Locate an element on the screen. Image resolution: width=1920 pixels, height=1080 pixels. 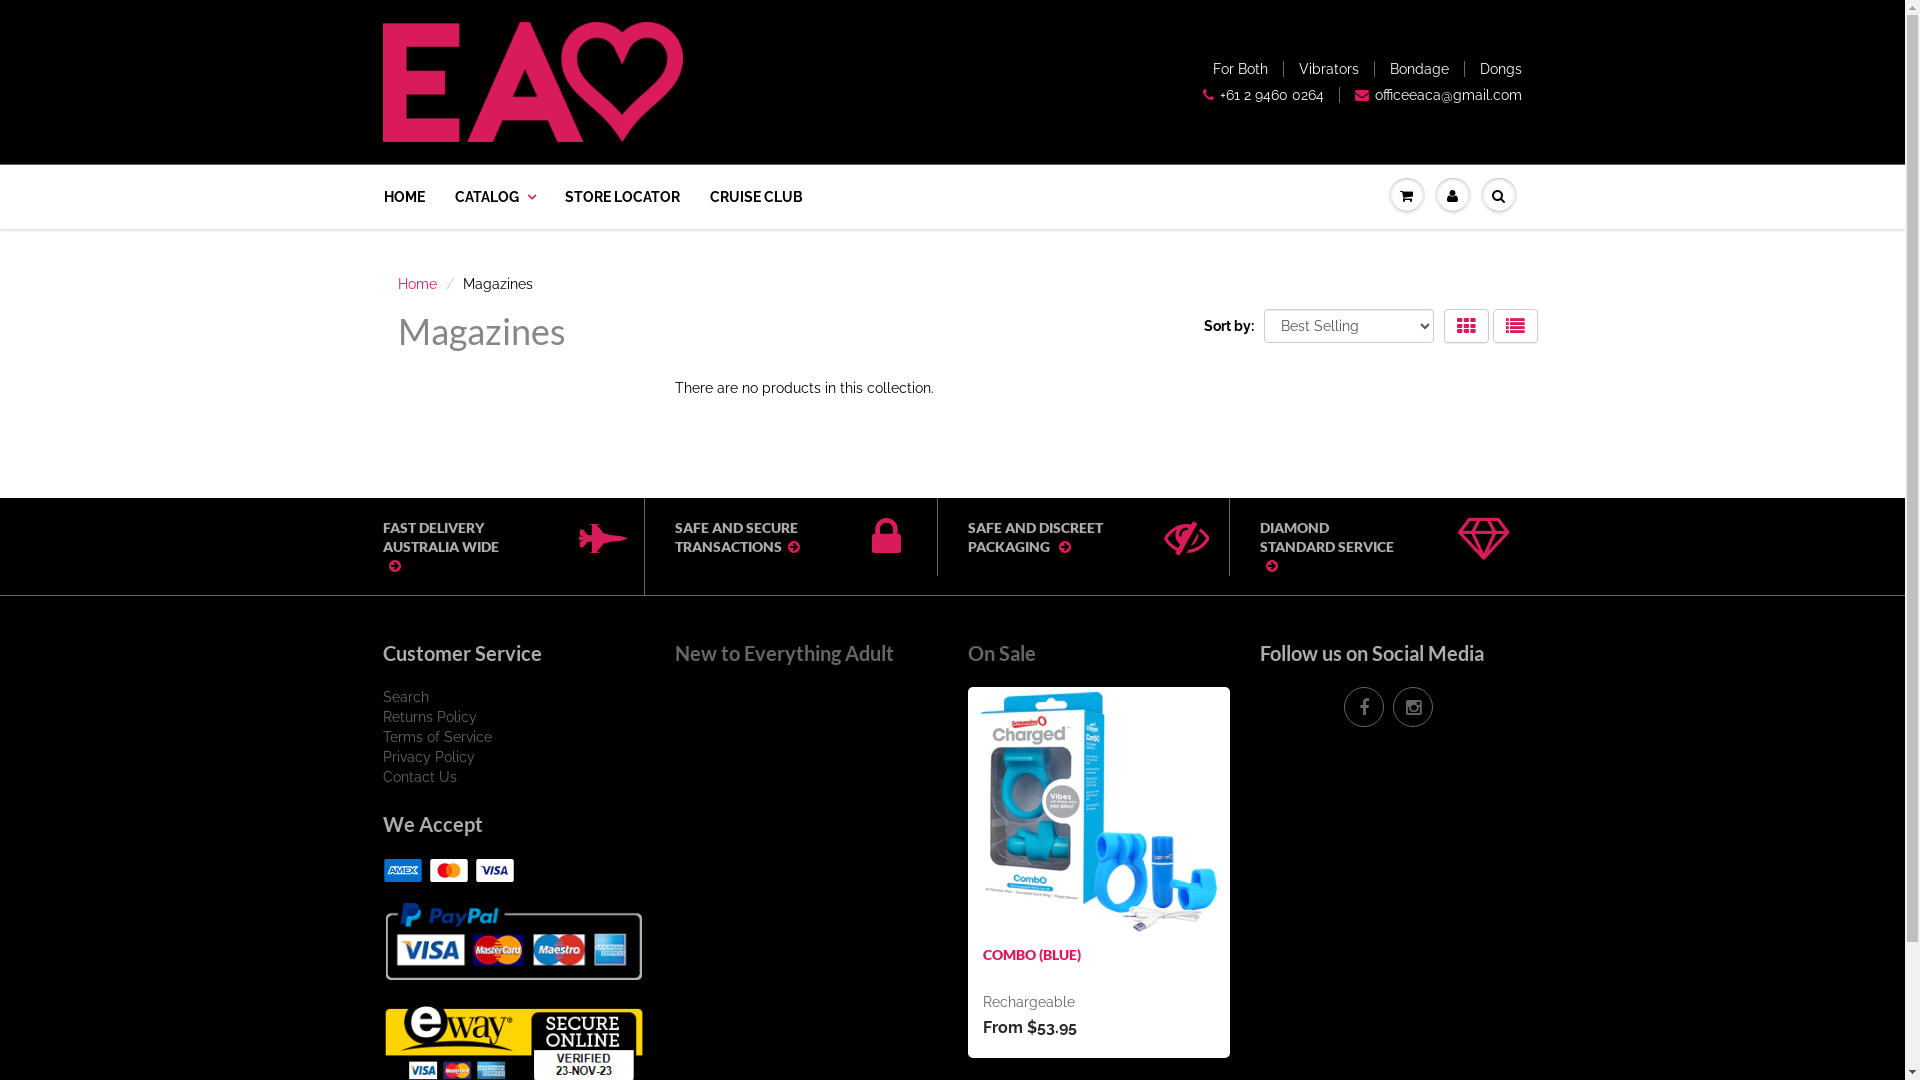
'Returns Policy' is located at coordinates (427, 716).